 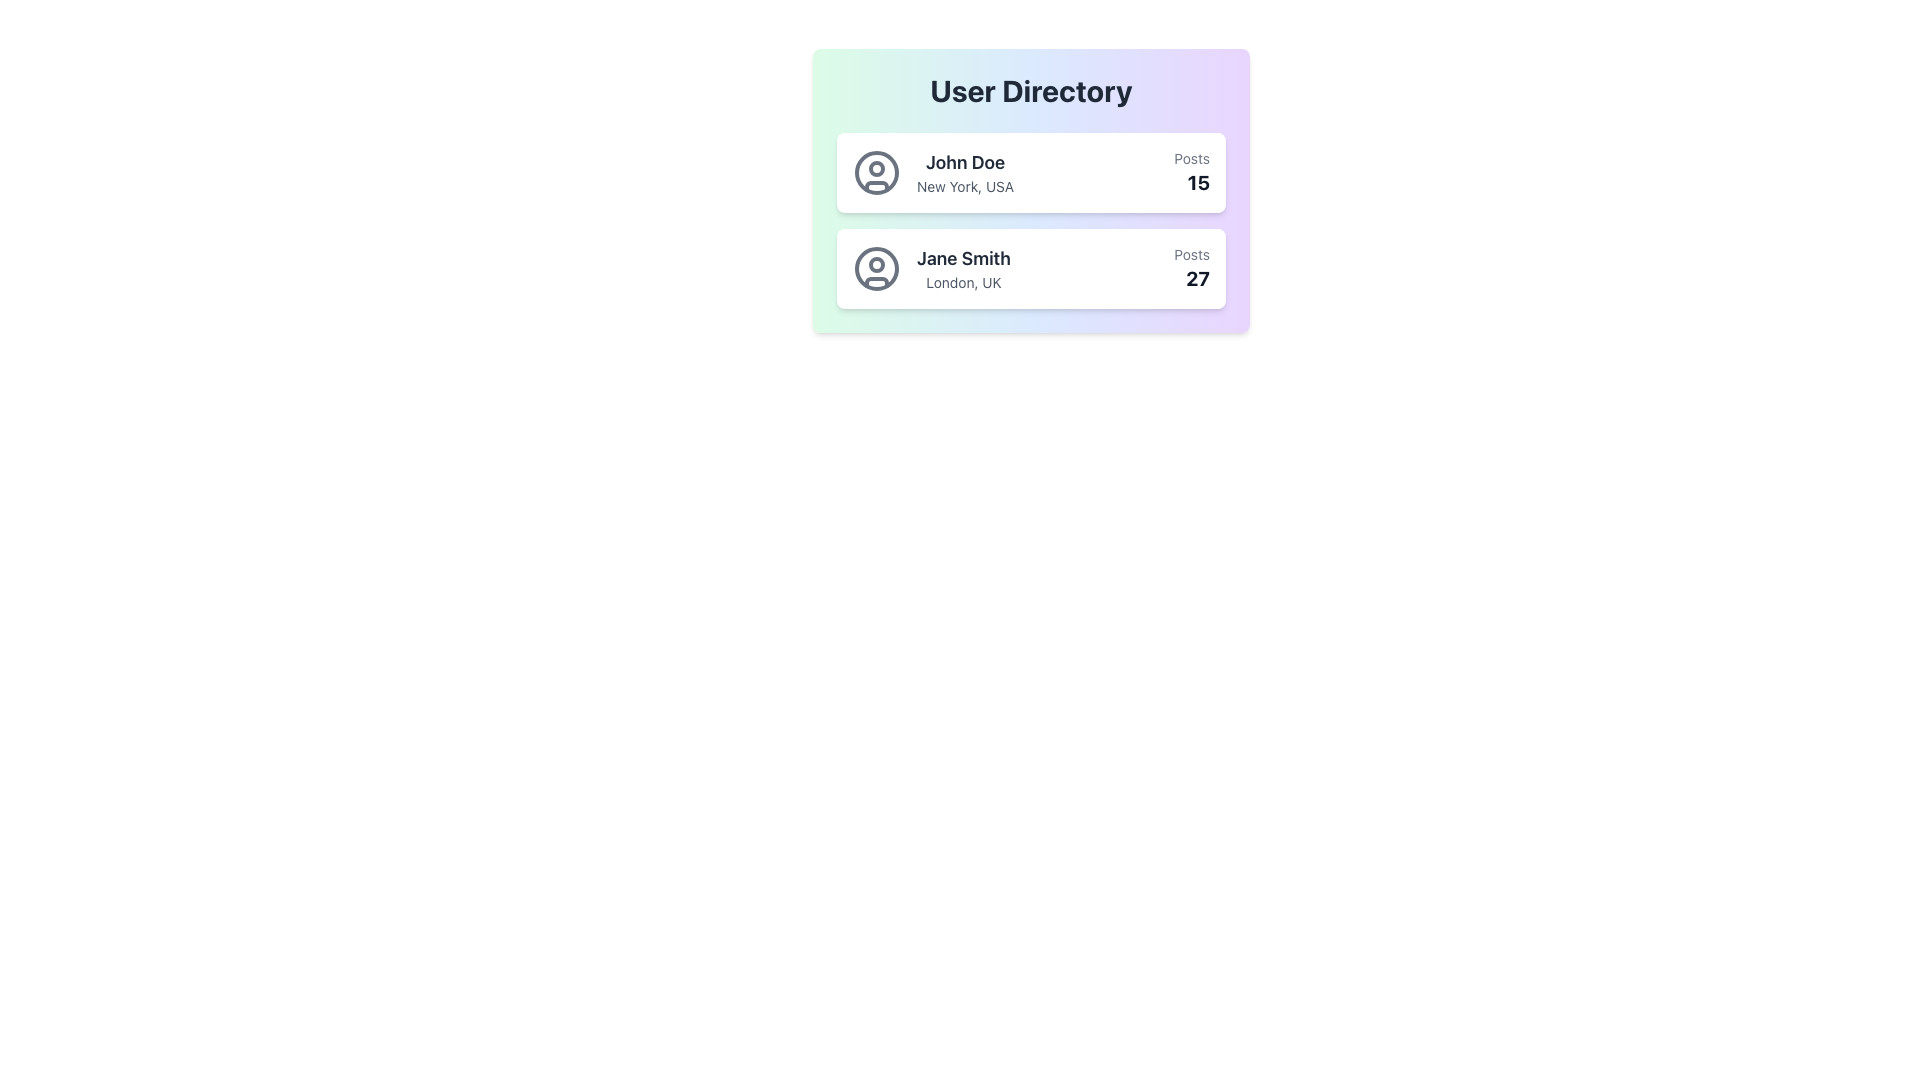 What do you see at coordinates (1192, 182) in the screenshot?
I see `the text label displaying the total number of posts associated with user 'John Doe', located in the top user information section beneath the 'Posts' label` at bounding box center [1192, 182].